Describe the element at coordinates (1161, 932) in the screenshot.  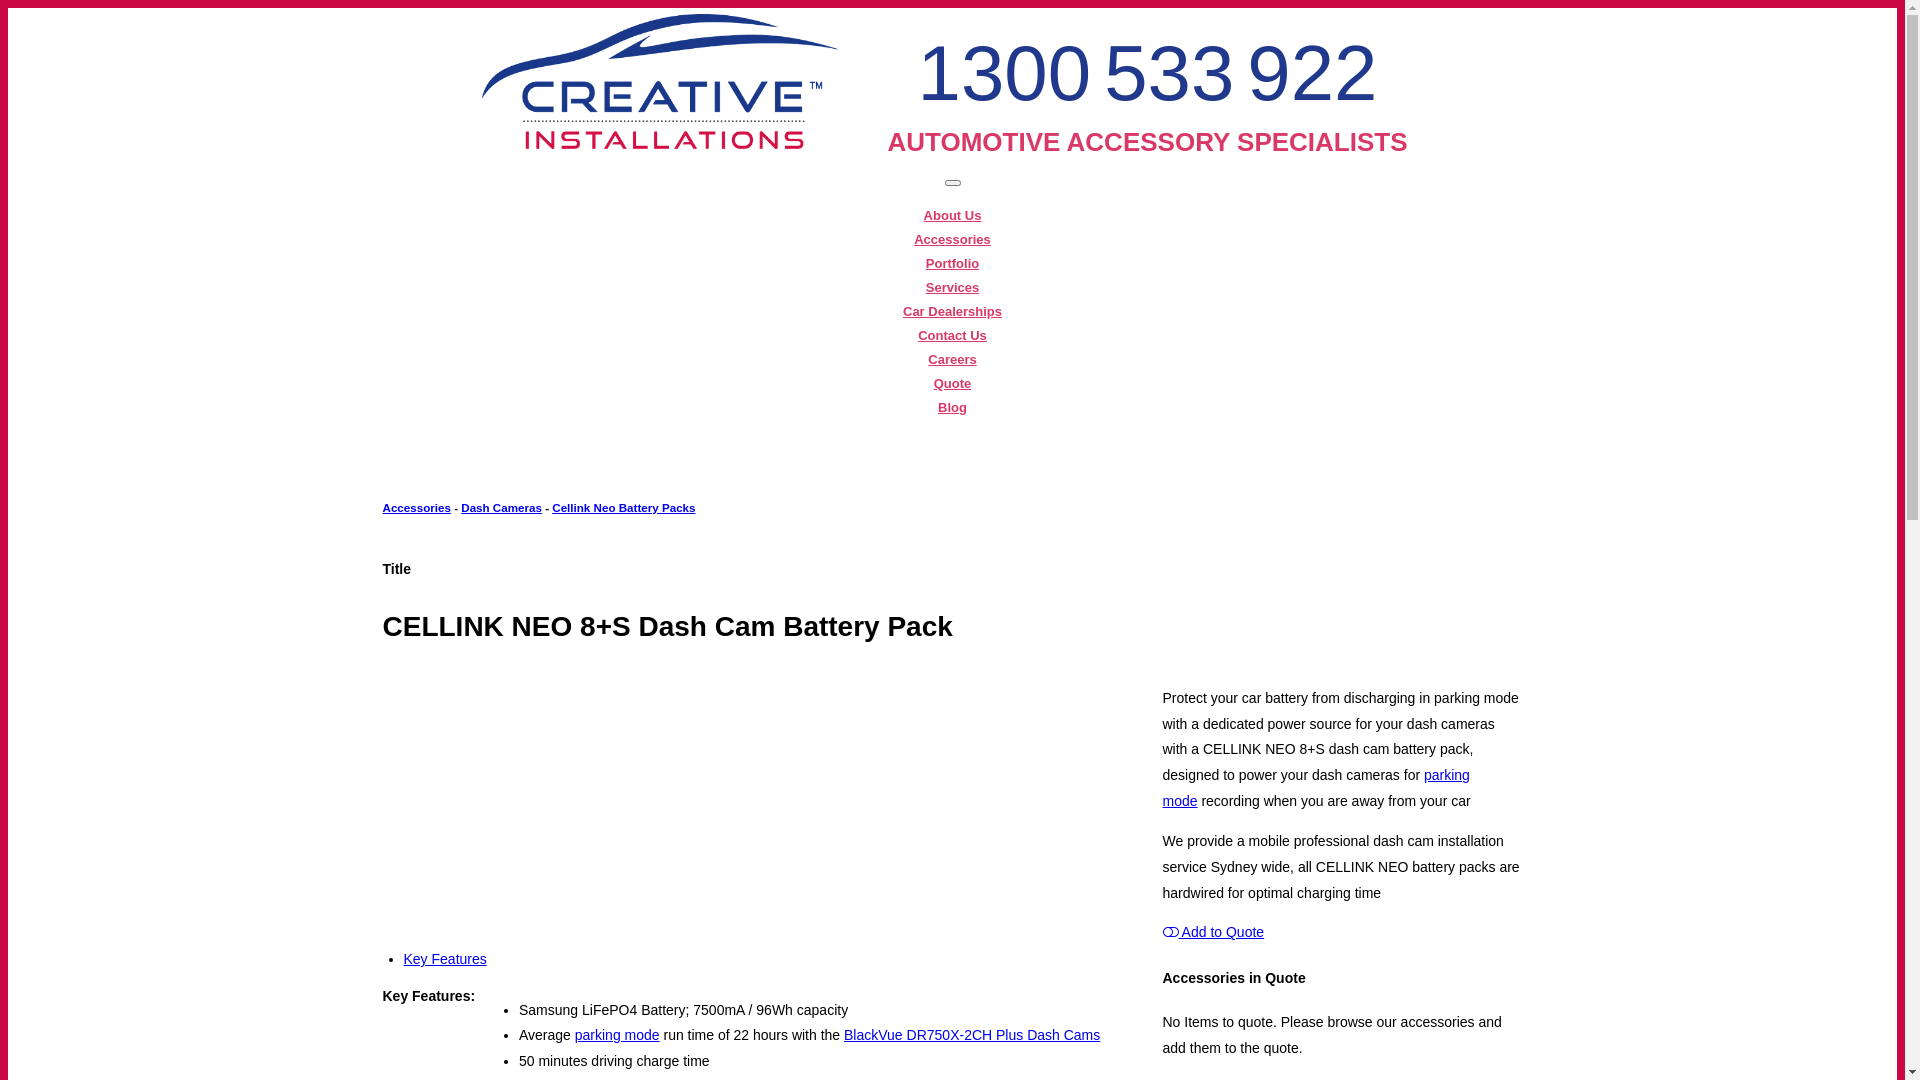
I see `'Add to Quote'` at that location.